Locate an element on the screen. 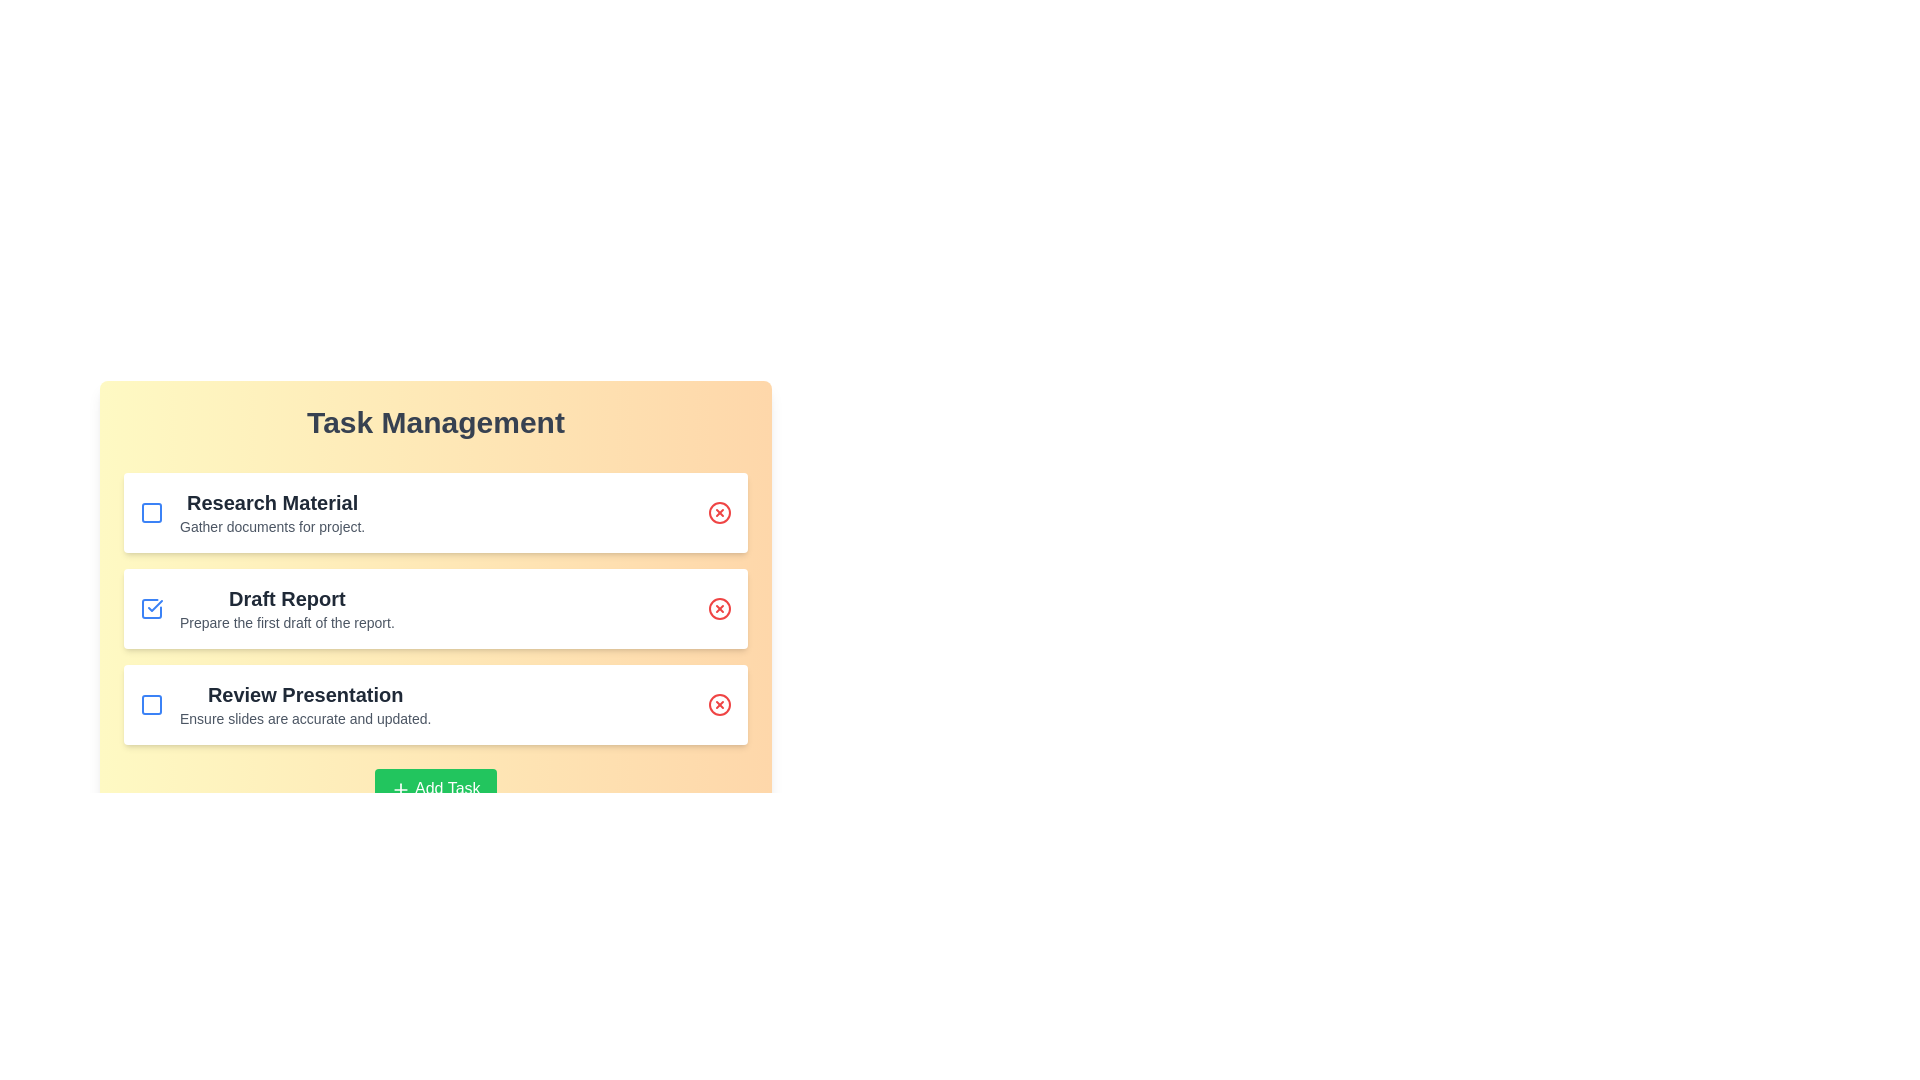  delete button for the task titled Review Presentation is located at coordinates (720, 704).